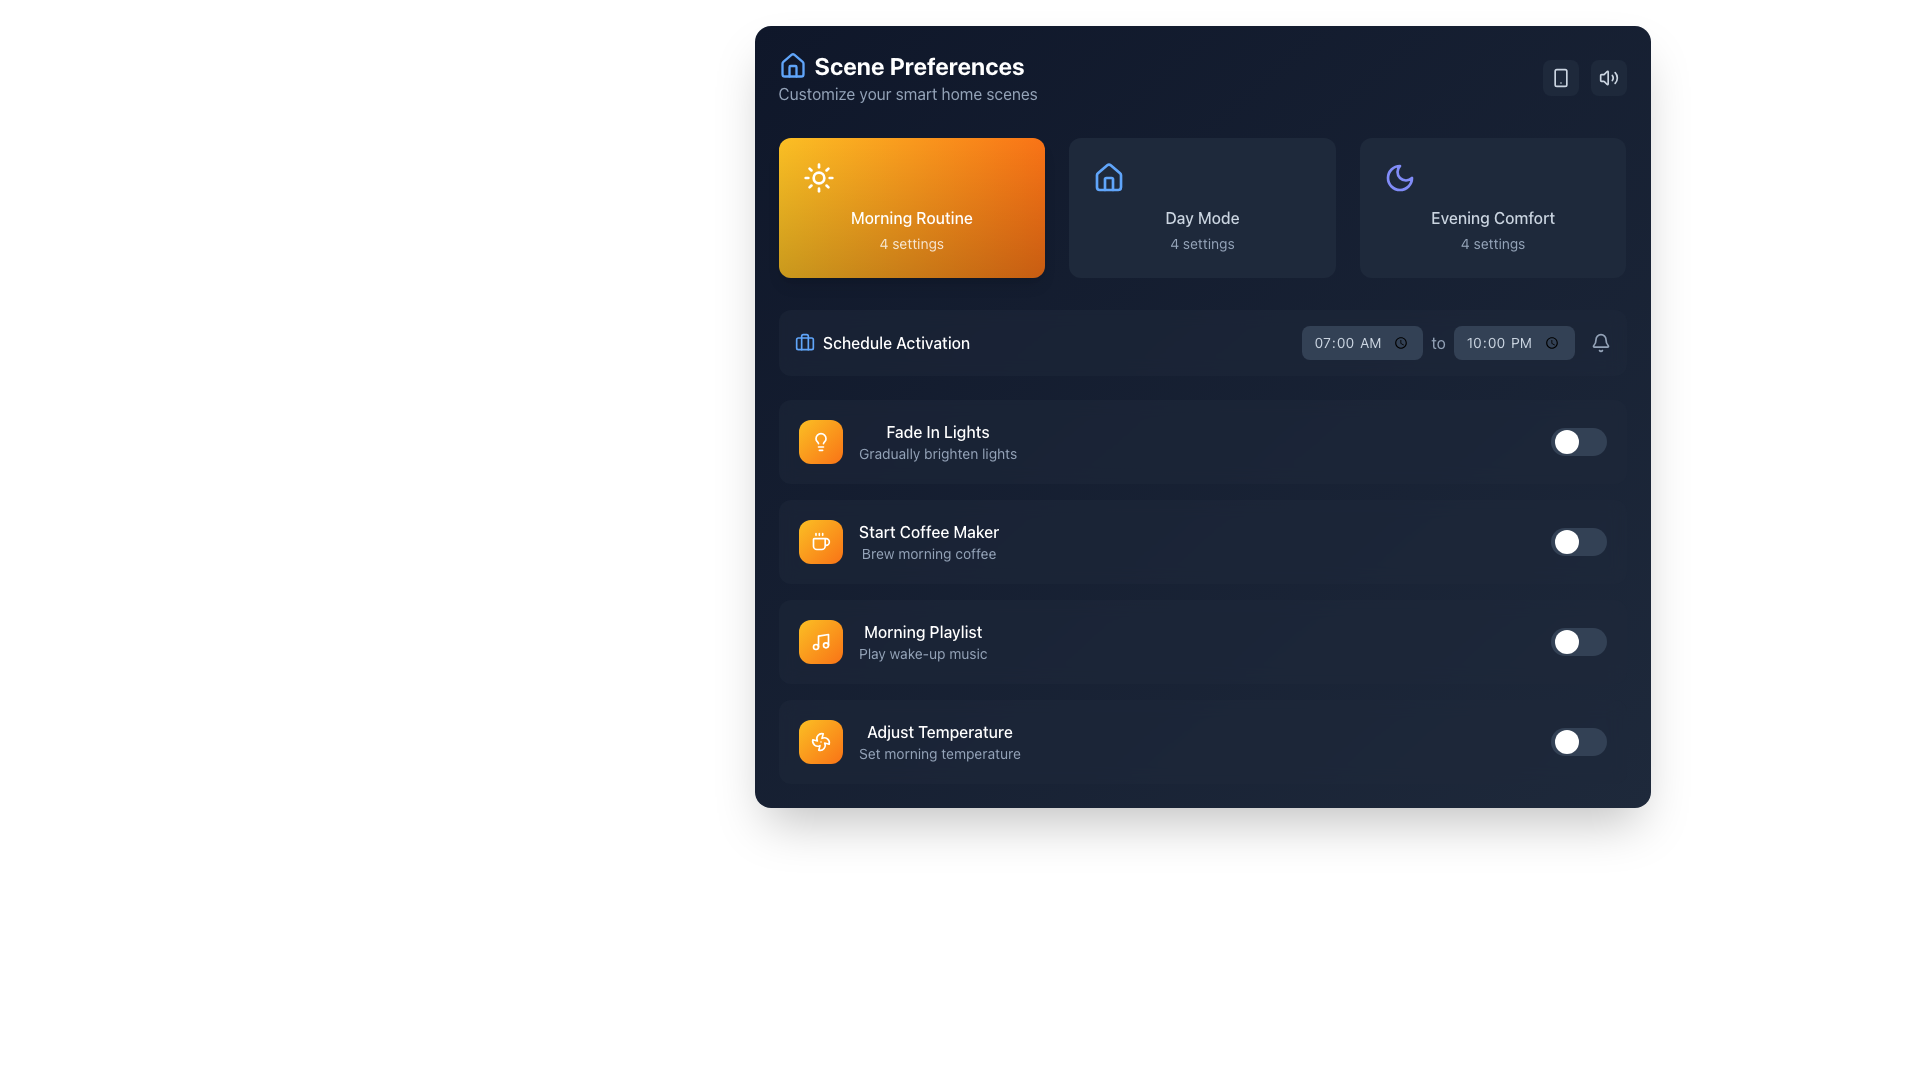 Image resolution: width=1920 pixels, height=1080 pixels. I want to click on the circular shape located at the center of the sun-like icon within the 'Morning Routine' card, so click(818, 176).